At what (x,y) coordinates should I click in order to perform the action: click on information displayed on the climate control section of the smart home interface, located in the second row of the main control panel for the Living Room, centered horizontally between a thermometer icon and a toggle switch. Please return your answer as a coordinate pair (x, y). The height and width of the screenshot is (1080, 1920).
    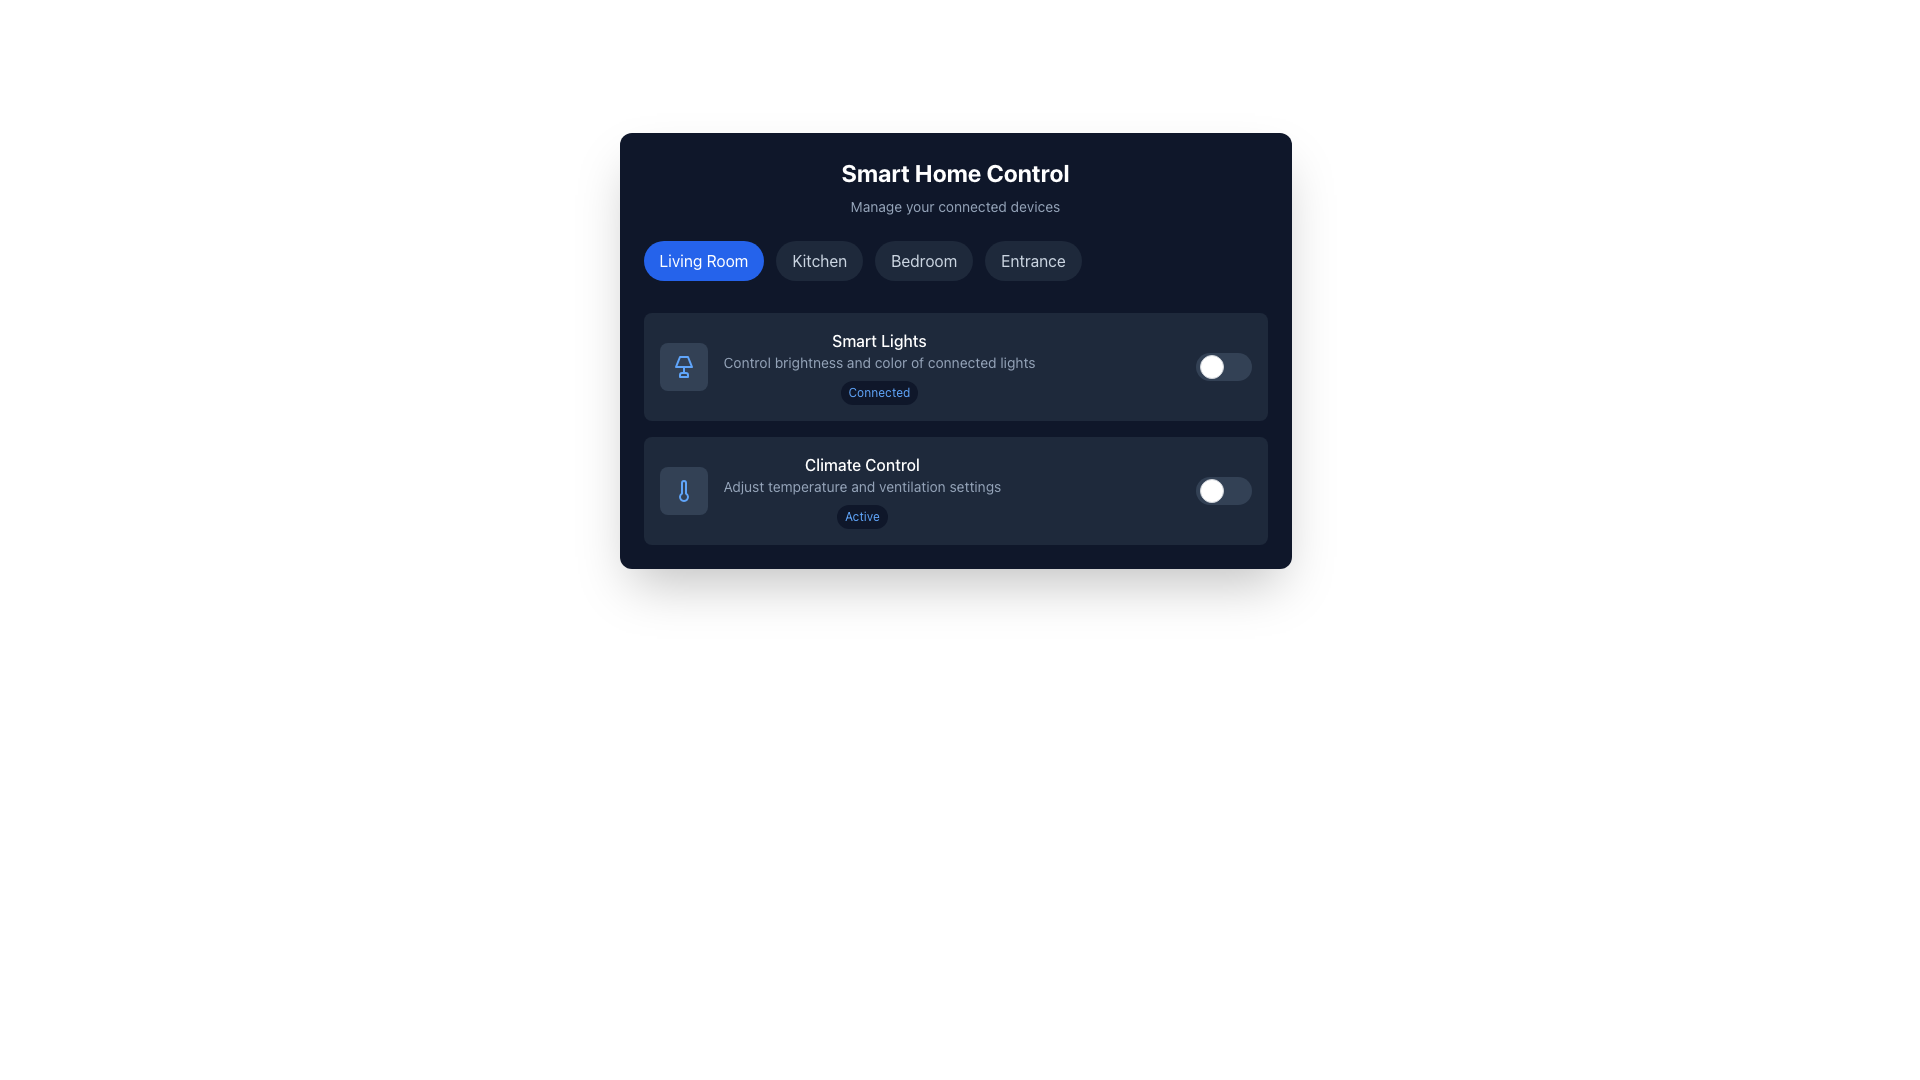
    Looking at the image, I should click on (862, 490).